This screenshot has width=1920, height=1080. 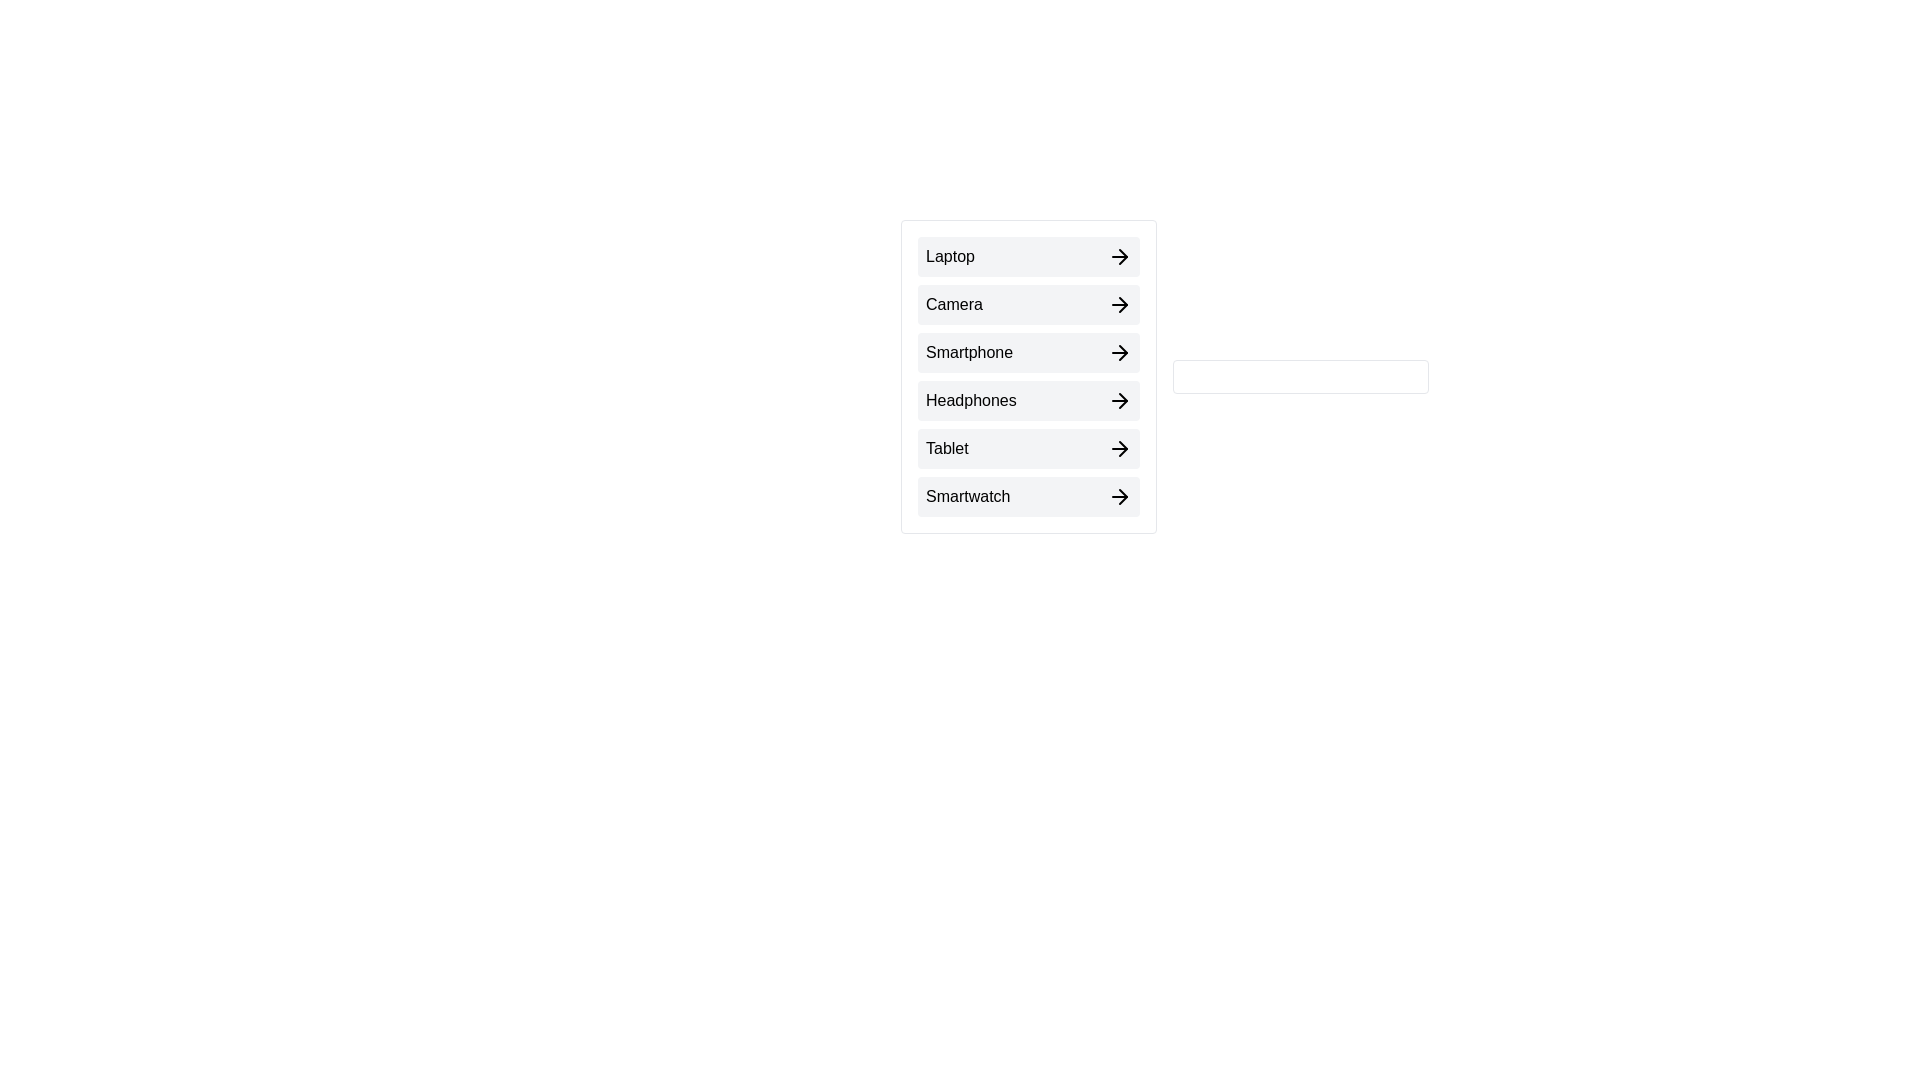 What do you see at coordinates (1028, 304) in the screenshot?
I see `the arrow button next to Camera to move it to the right list` at bounding box center [1028, 304].